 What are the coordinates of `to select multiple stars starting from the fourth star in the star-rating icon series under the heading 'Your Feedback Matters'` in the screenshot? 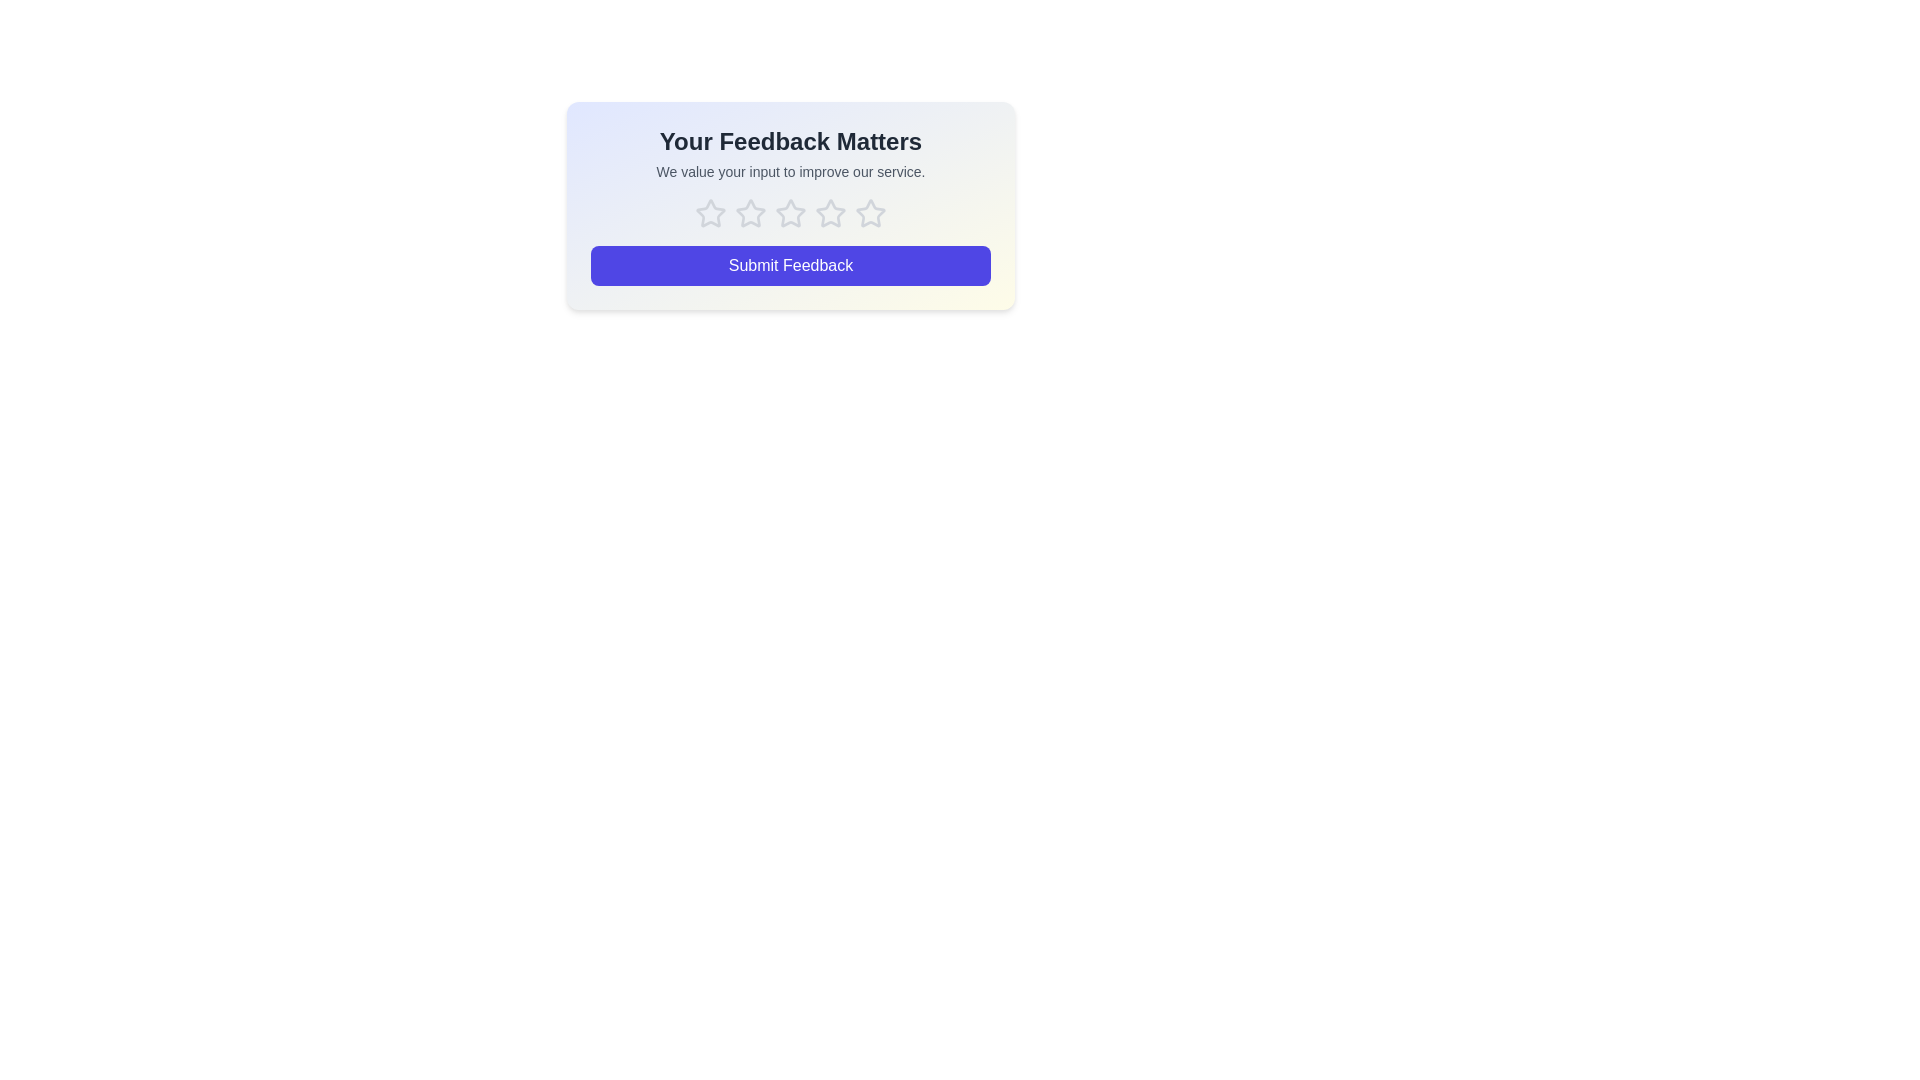 It's located at (790, 213).